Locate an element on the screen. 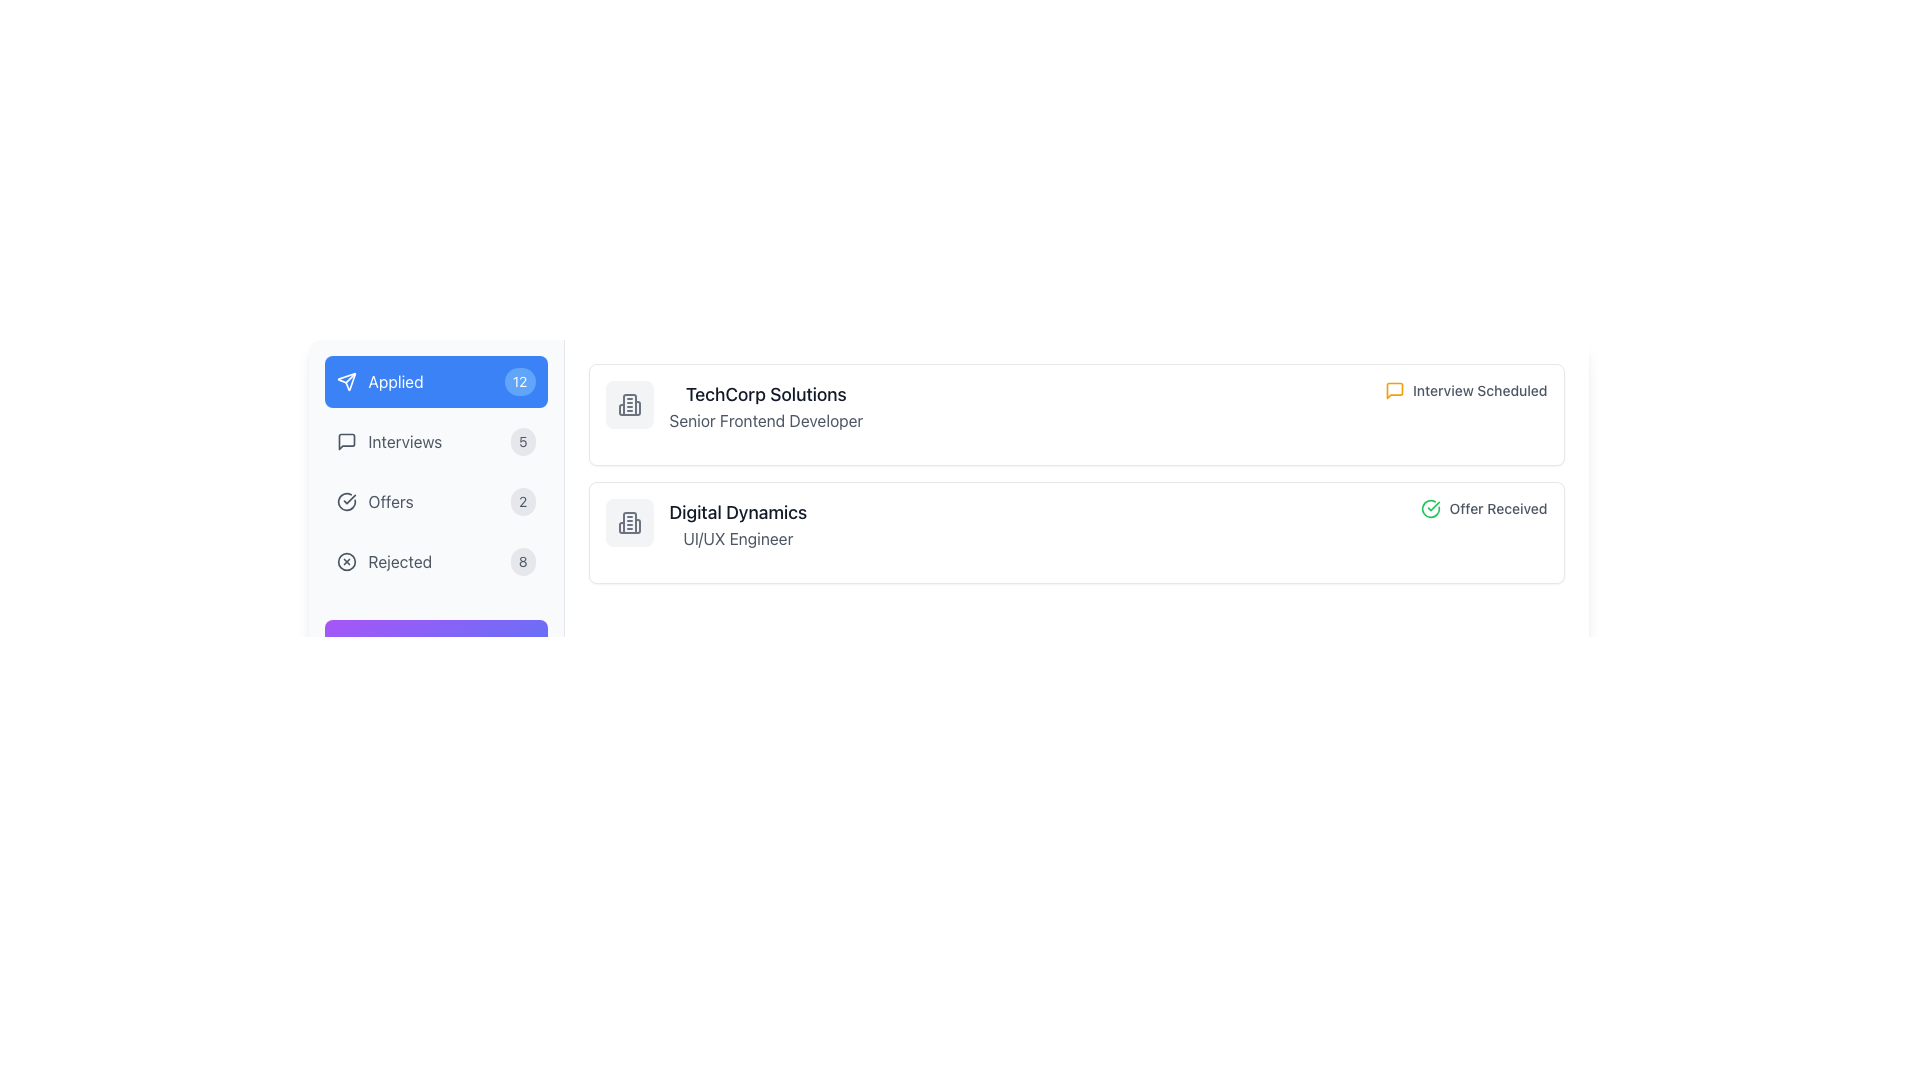 The width and height of the screenshot is (1920, 1080). the 'TechCorp Solutions' job entry text block, which includes the company name and job title is located at coordinates (733, 406).